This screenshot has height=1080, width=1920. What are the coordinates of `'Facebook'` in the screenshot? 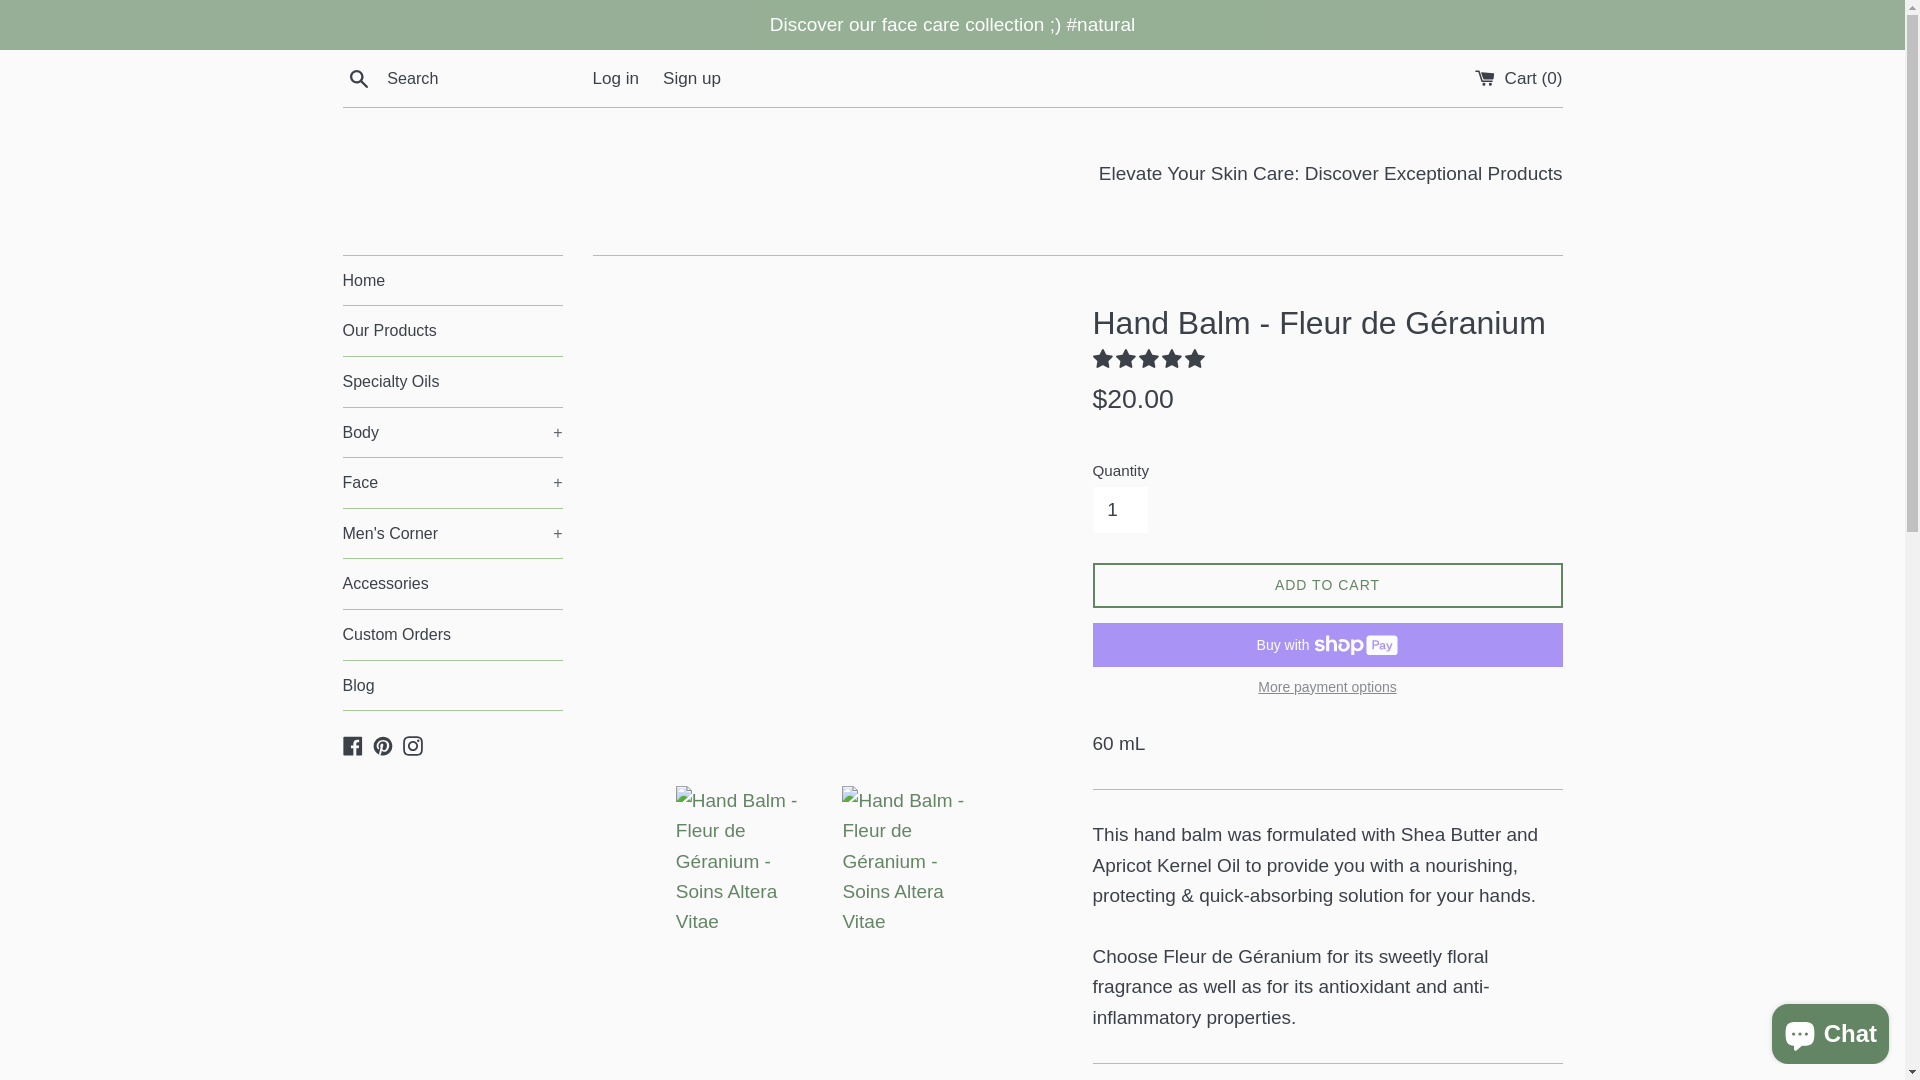 It's located at (351, 744).